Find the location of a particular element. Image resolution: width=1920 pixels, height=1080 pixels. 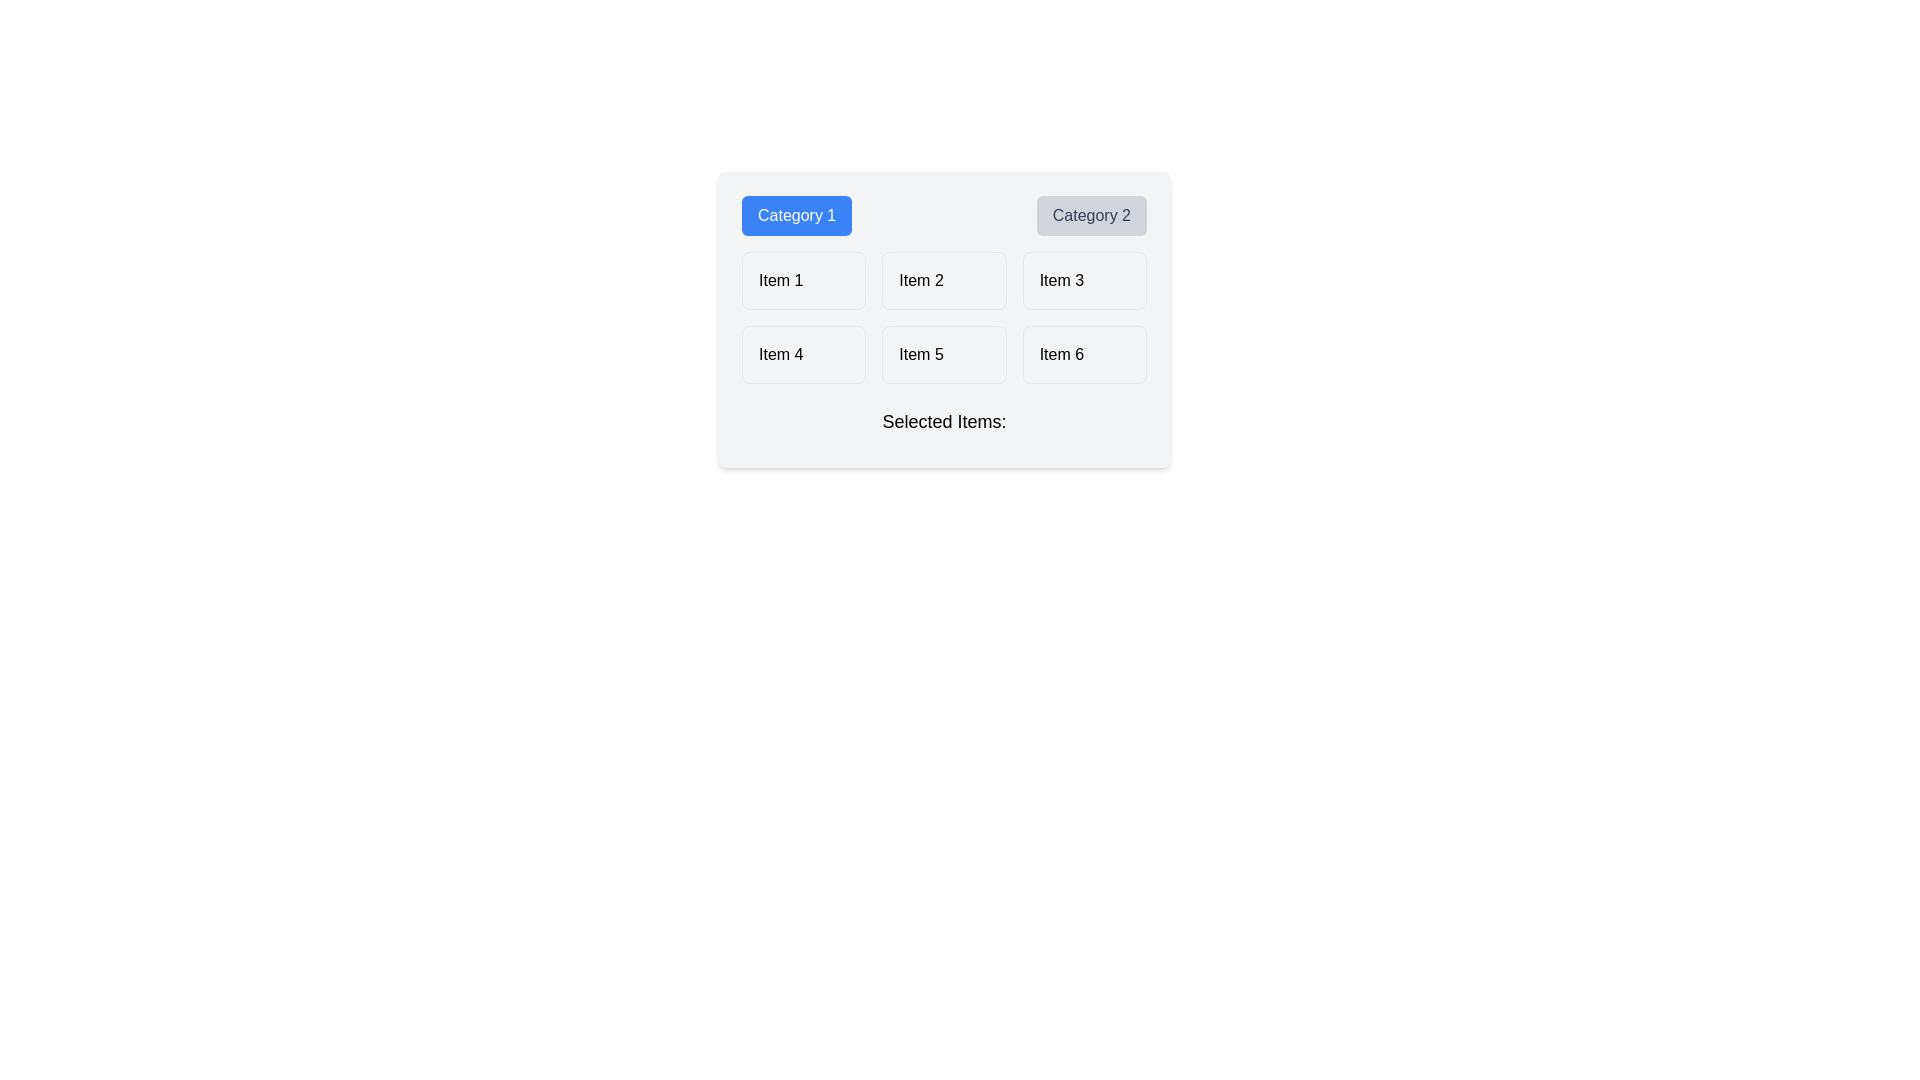

text of the label indicating the title or name of the fifth selectable item in a grid of six items, located at the bottom left of the second row is located at coordinates (920, 353).